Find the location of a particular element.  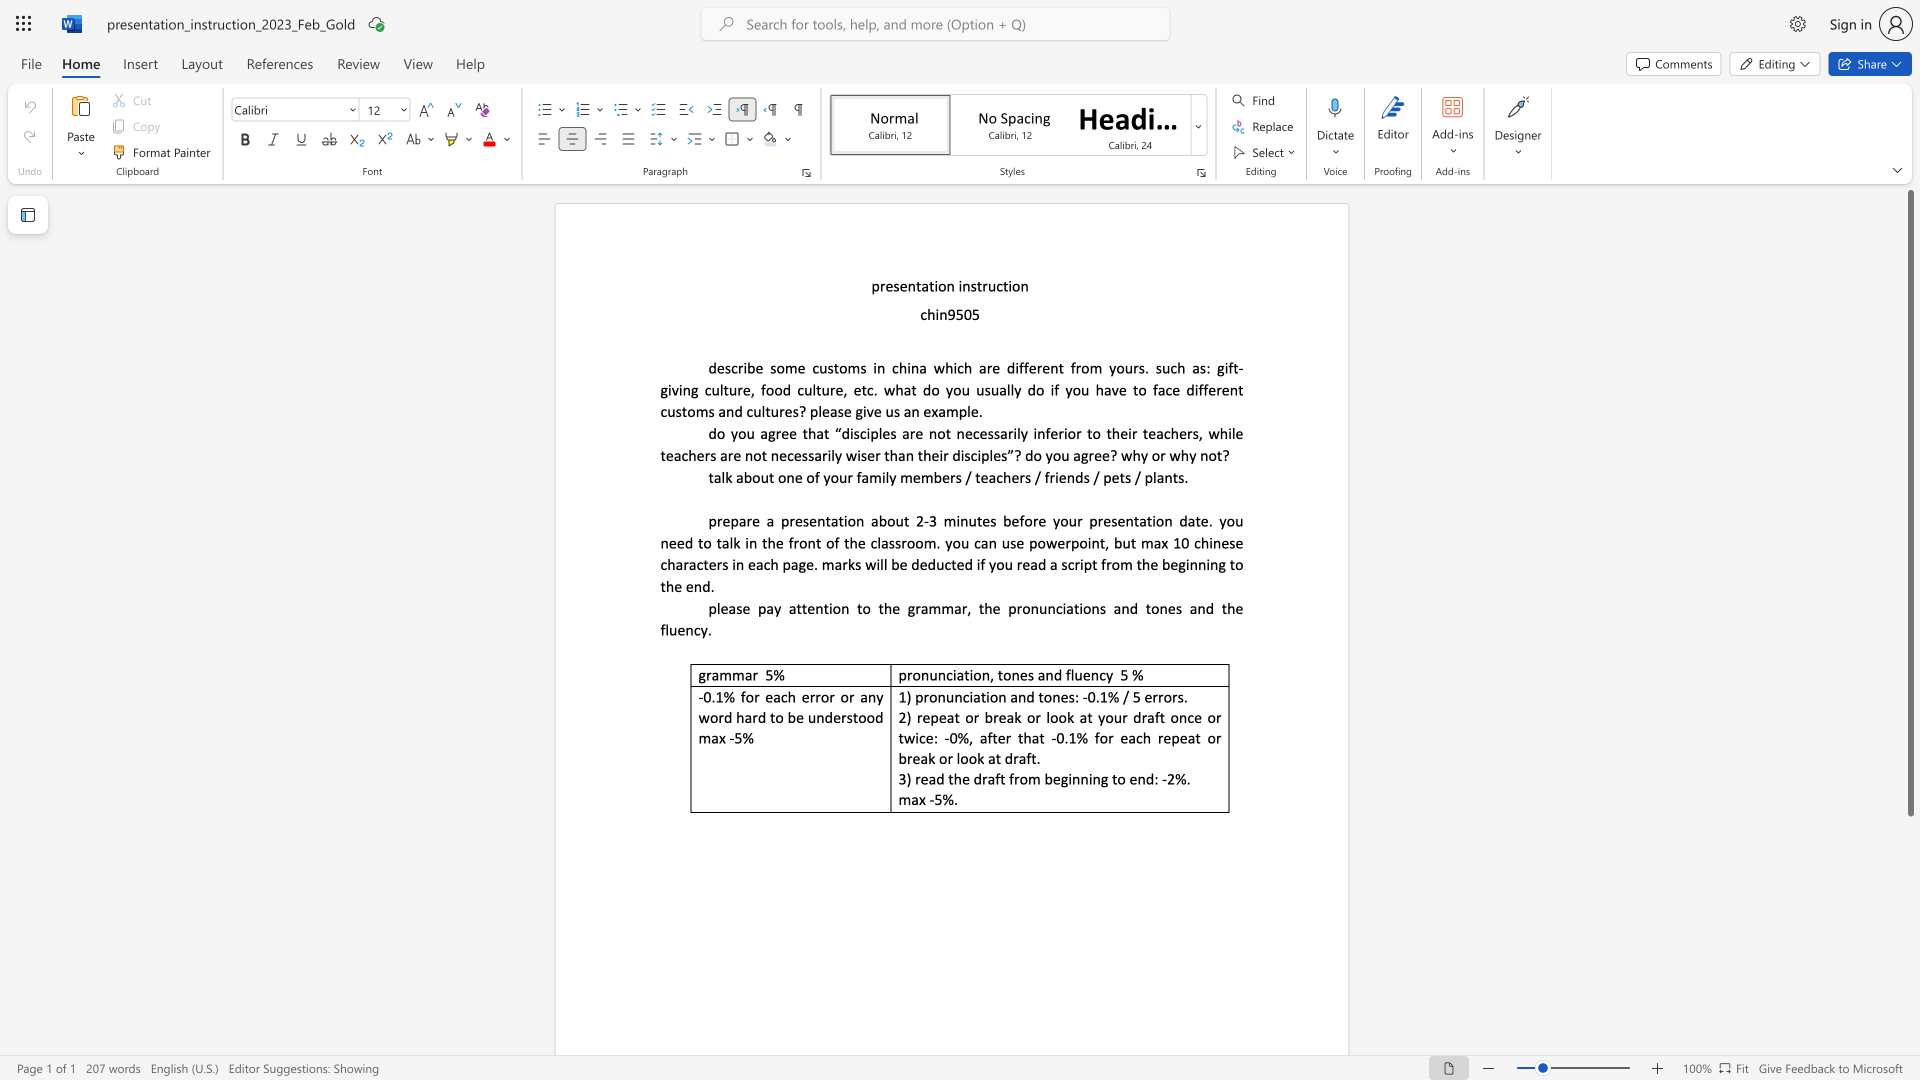

the scrollbar on the right to move the page downward is located at coordinates (1909, 978).